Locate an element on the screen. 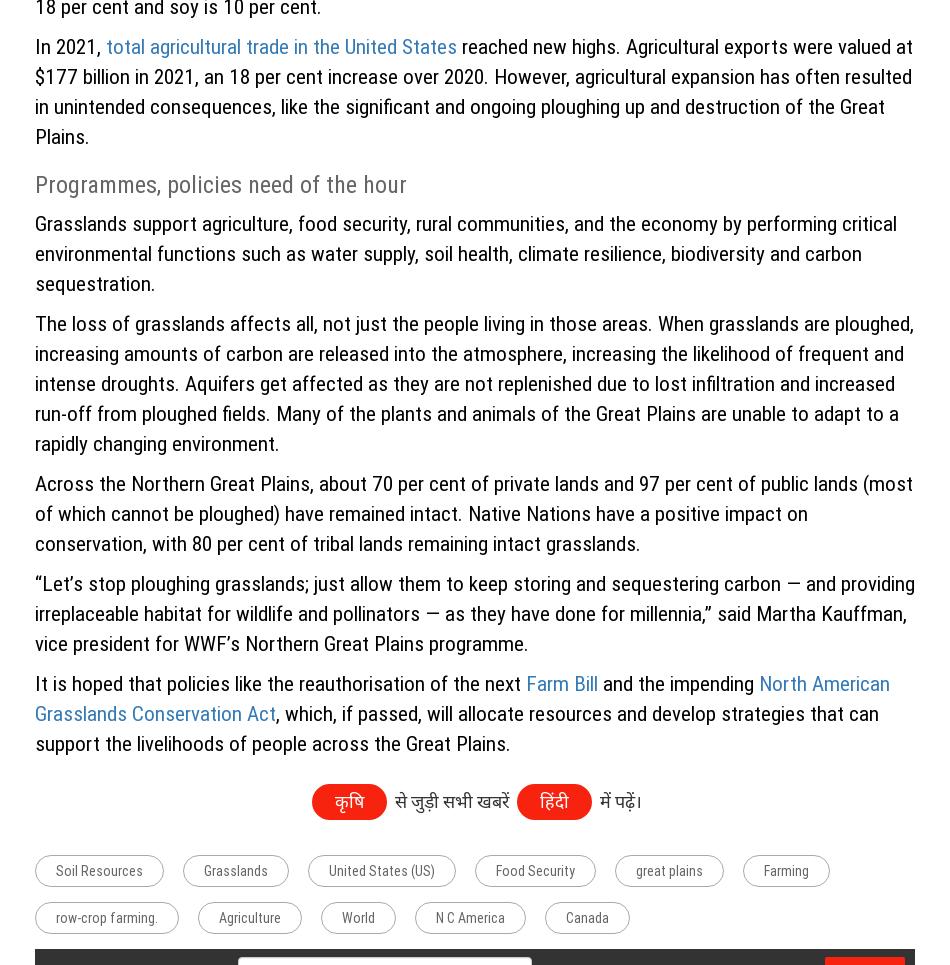 This screenshot has height=965, width=950. 'World' is located at coordinates (357, 916).